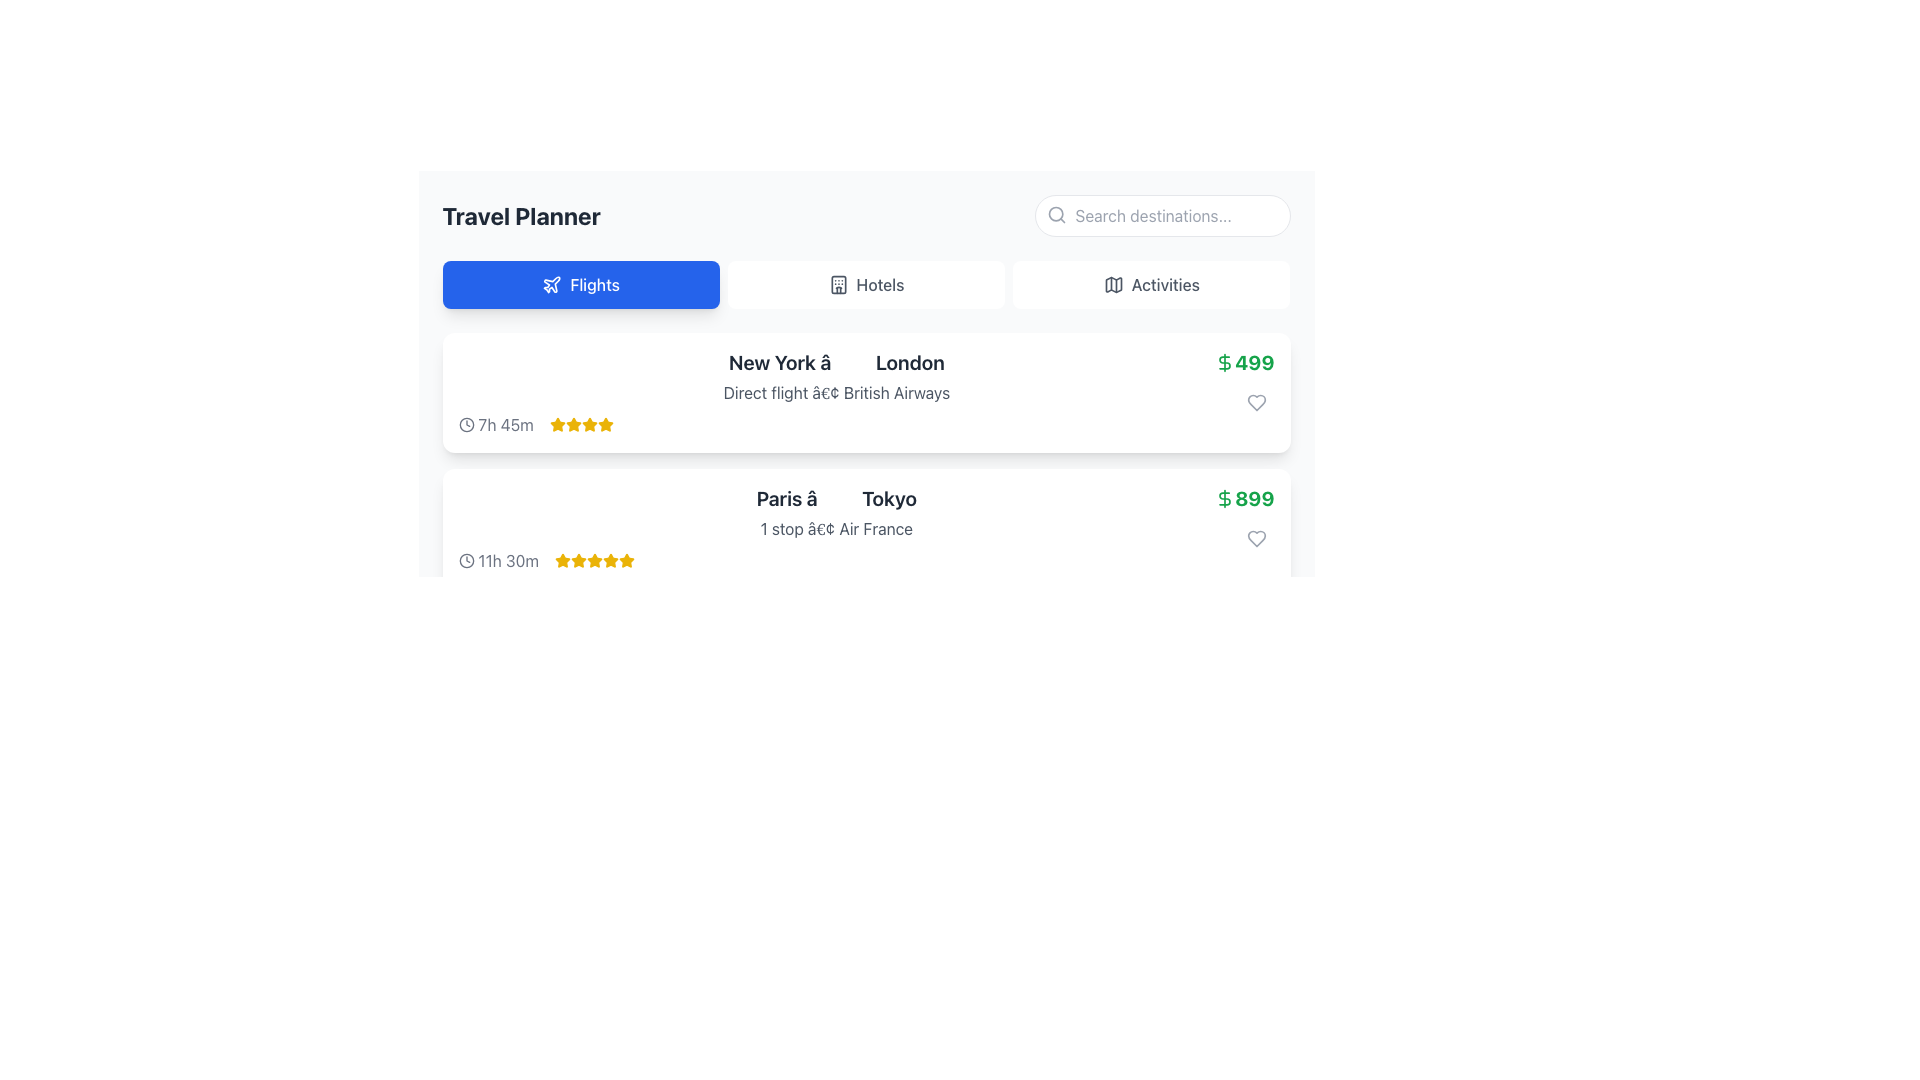 This screenshot has width=1920, height=1080. I want to click on the green dollar sign icon located to the left of the numeric value '899', which is styled with a bold, rounded outline and consistent with pricing indicators in green text, so click(1224, 497).